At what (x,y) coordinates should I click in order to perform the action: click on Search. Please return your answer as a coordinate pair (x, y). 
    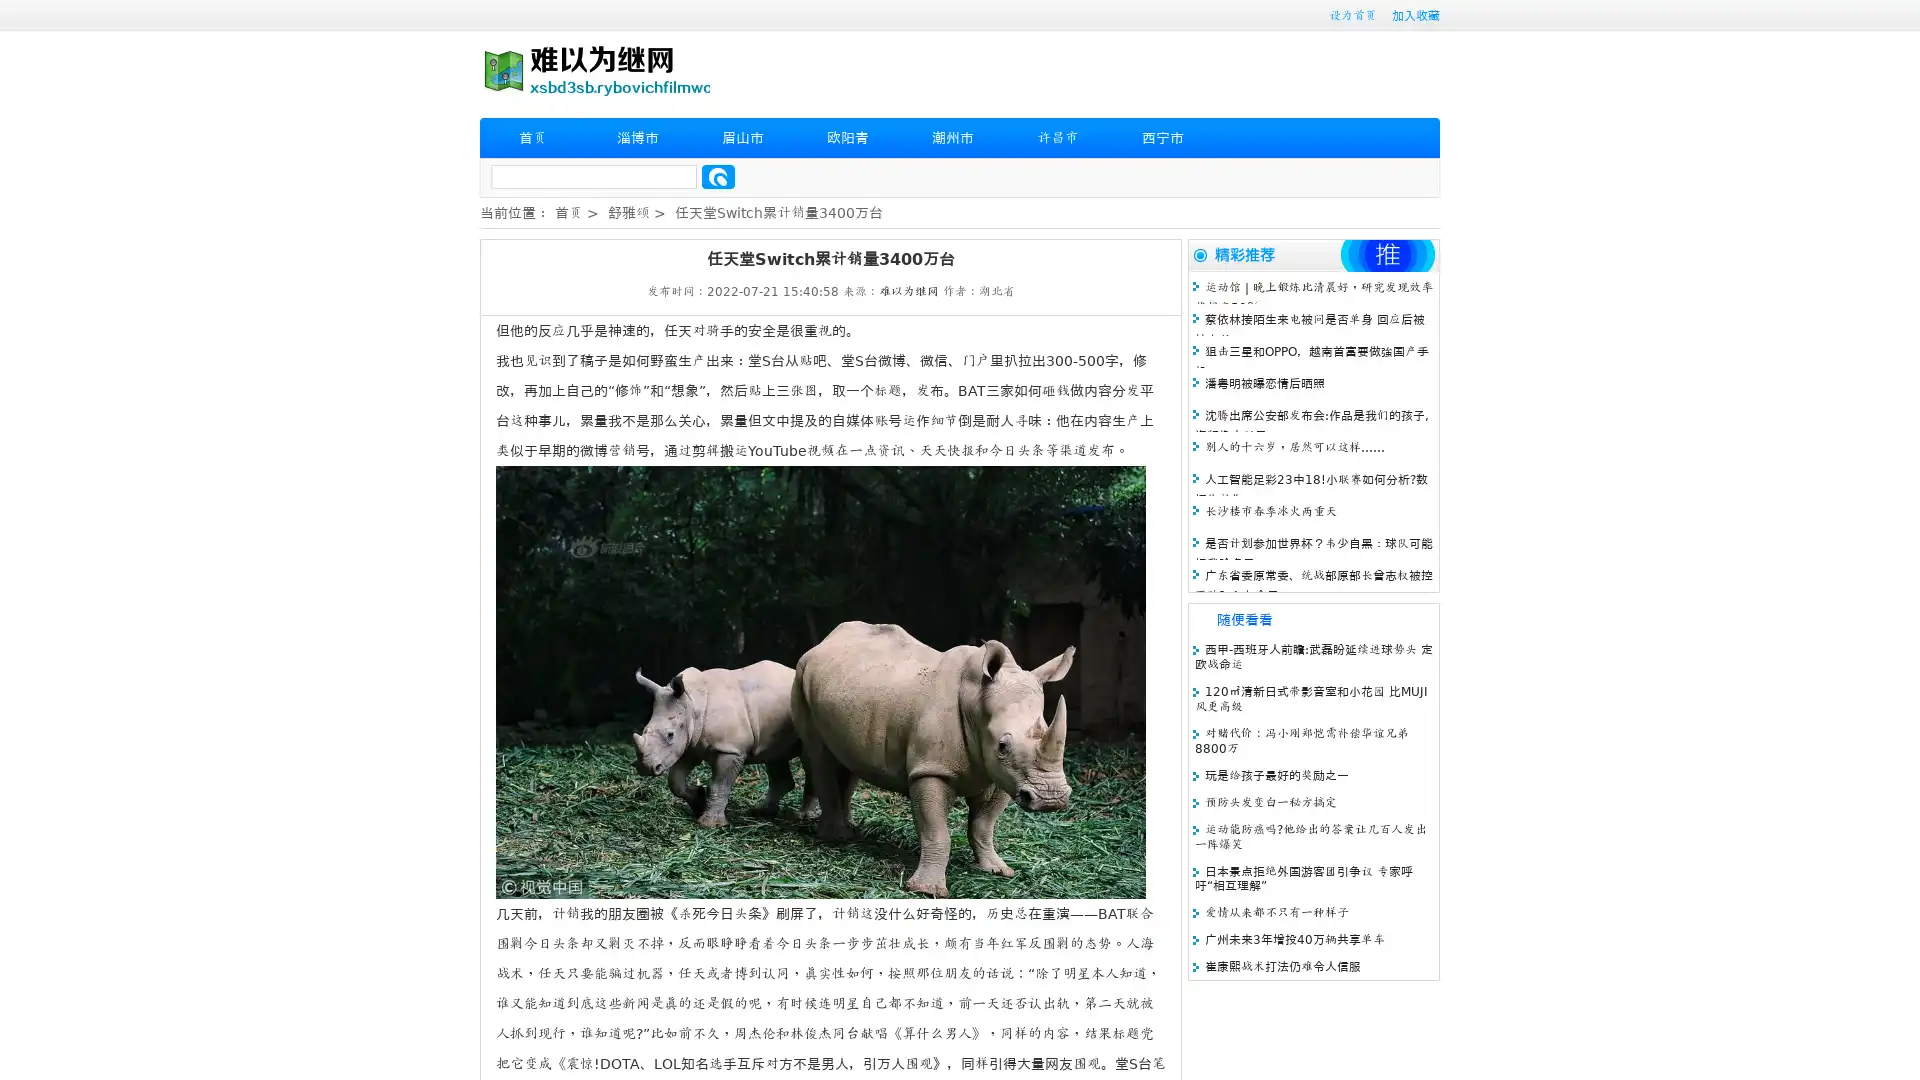
    Looking at the image, I should click on (718, 176).